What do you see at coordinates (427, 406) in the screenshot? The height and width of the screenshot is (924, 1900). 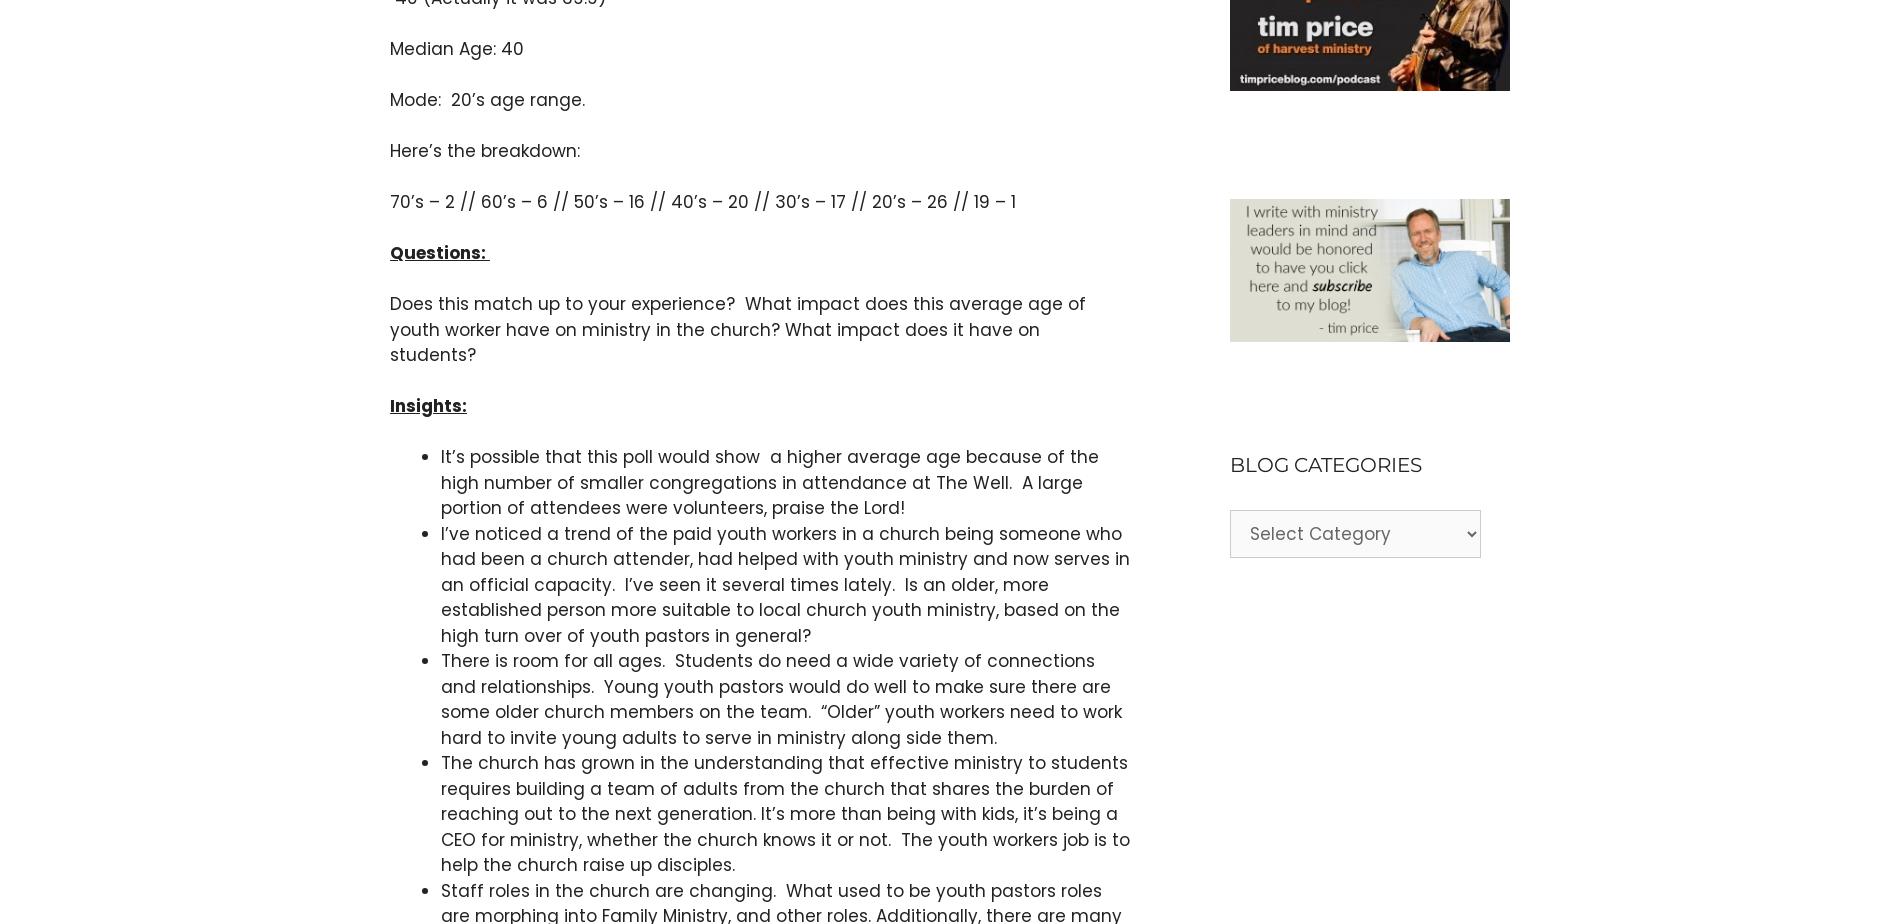 I see `'Insights:'` at bounding box center [427, 406].